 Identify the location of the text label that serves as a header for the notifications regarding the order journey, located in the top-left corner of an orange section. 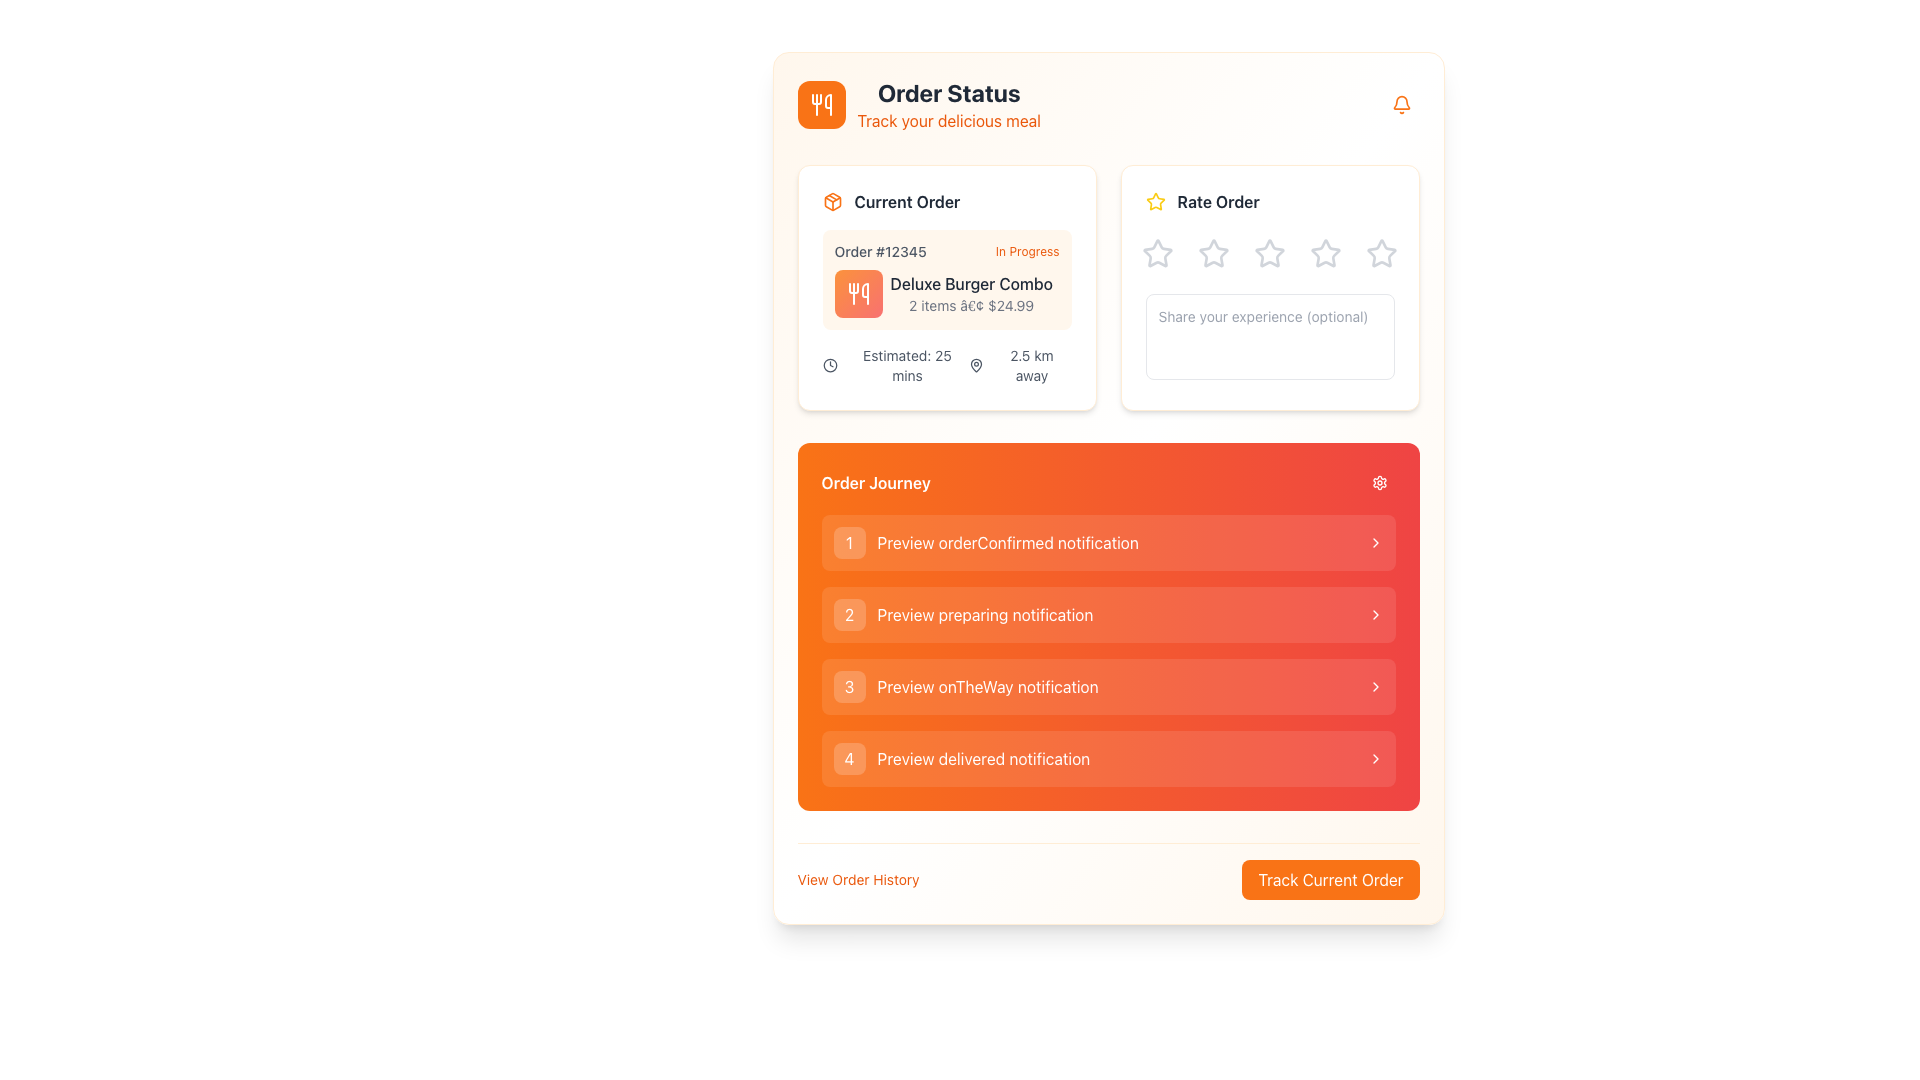
(876, 482).